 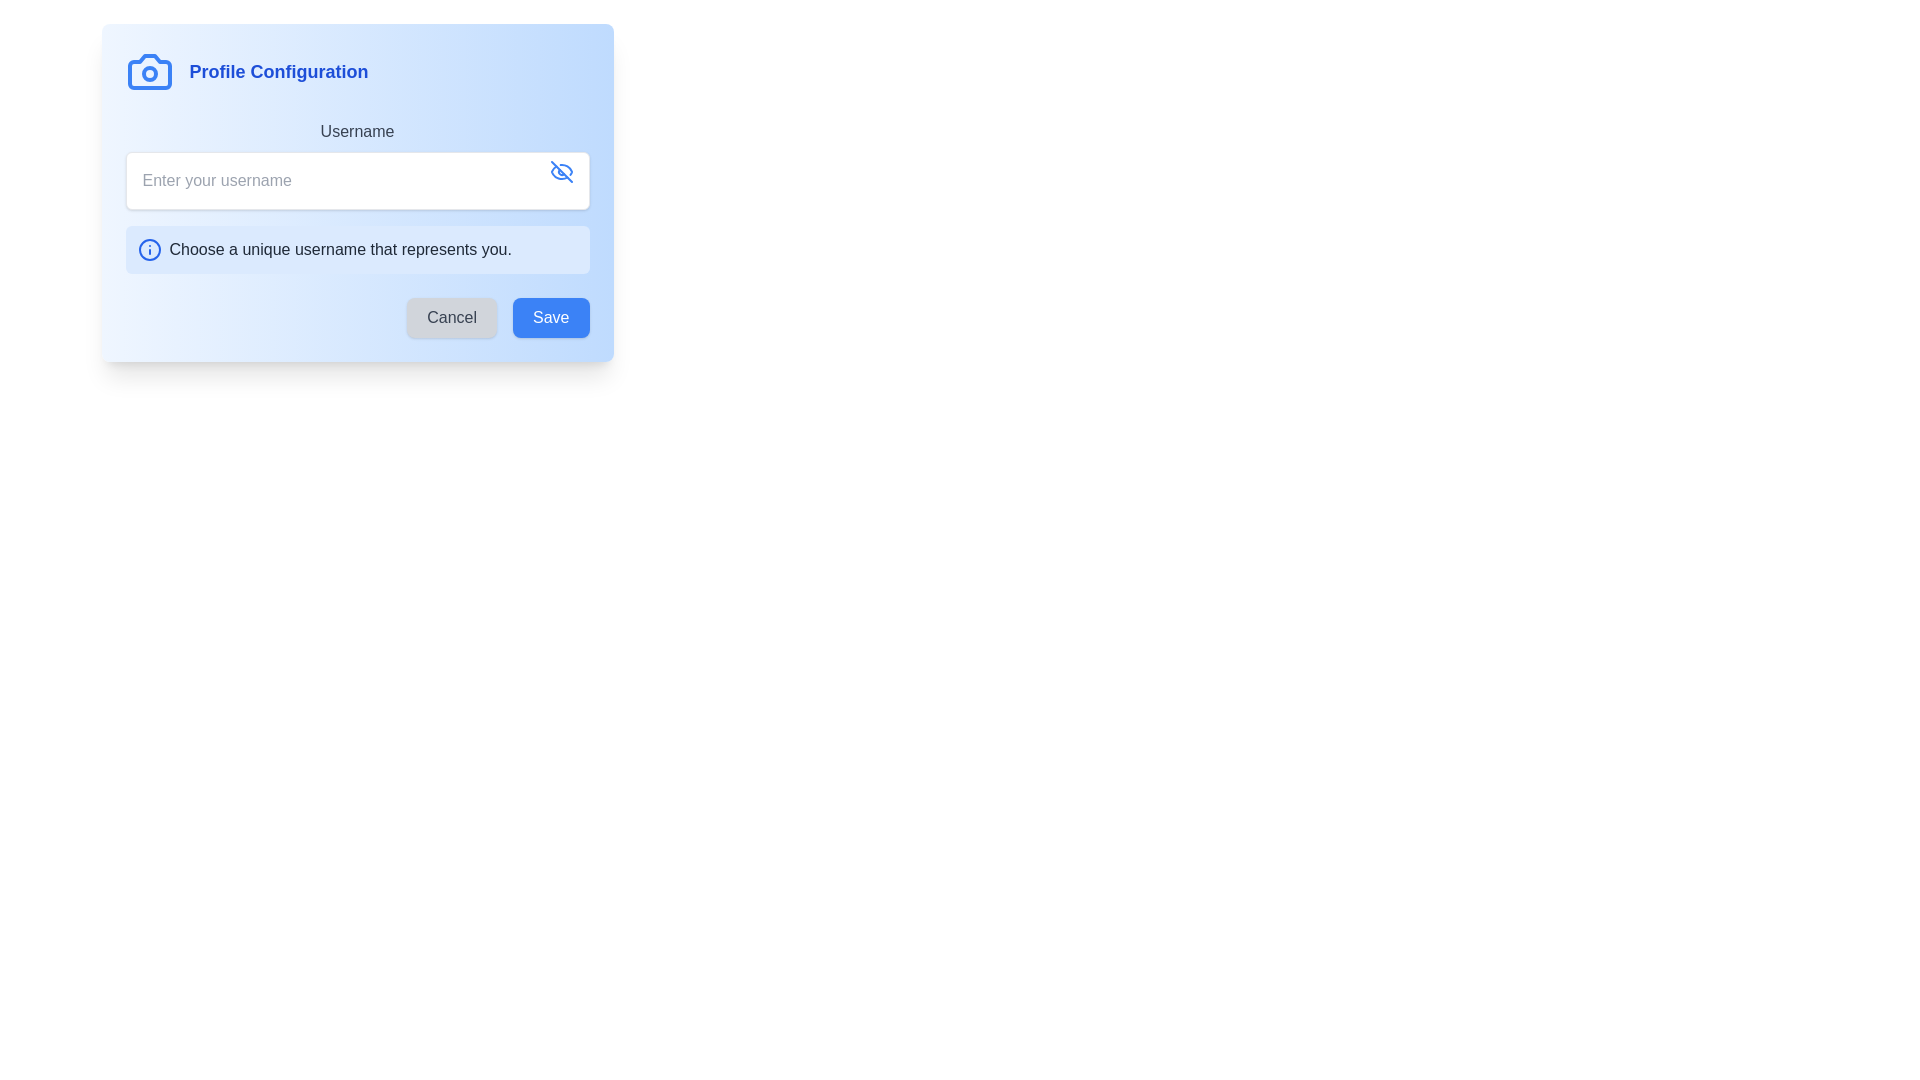 I want to click on the blue camera icon located to the left of the 'Profile Configuration' header, so click(x=148, y=71).